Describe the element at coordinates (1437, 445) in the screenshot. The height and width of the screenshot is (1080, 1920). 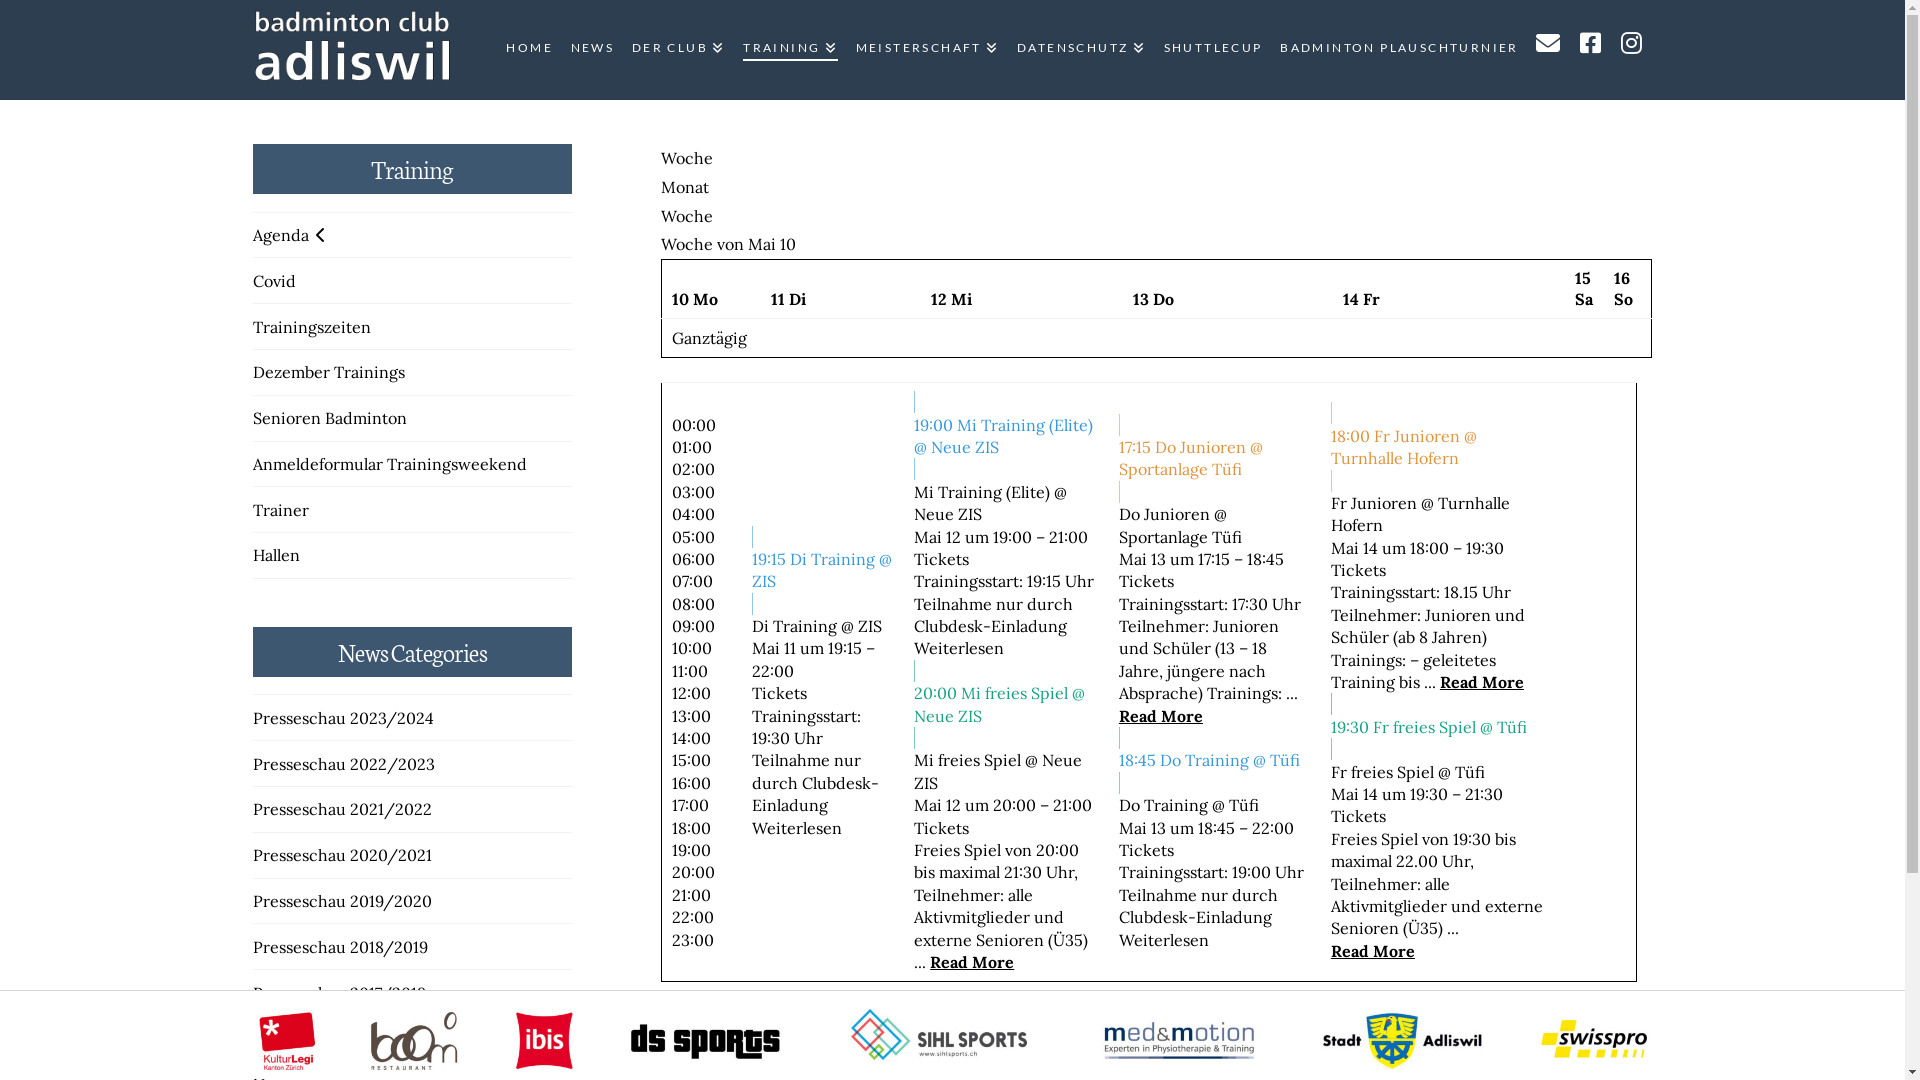
I see `'18:00 Fr Junioren @ Turnhalle Hofern'` at that location.